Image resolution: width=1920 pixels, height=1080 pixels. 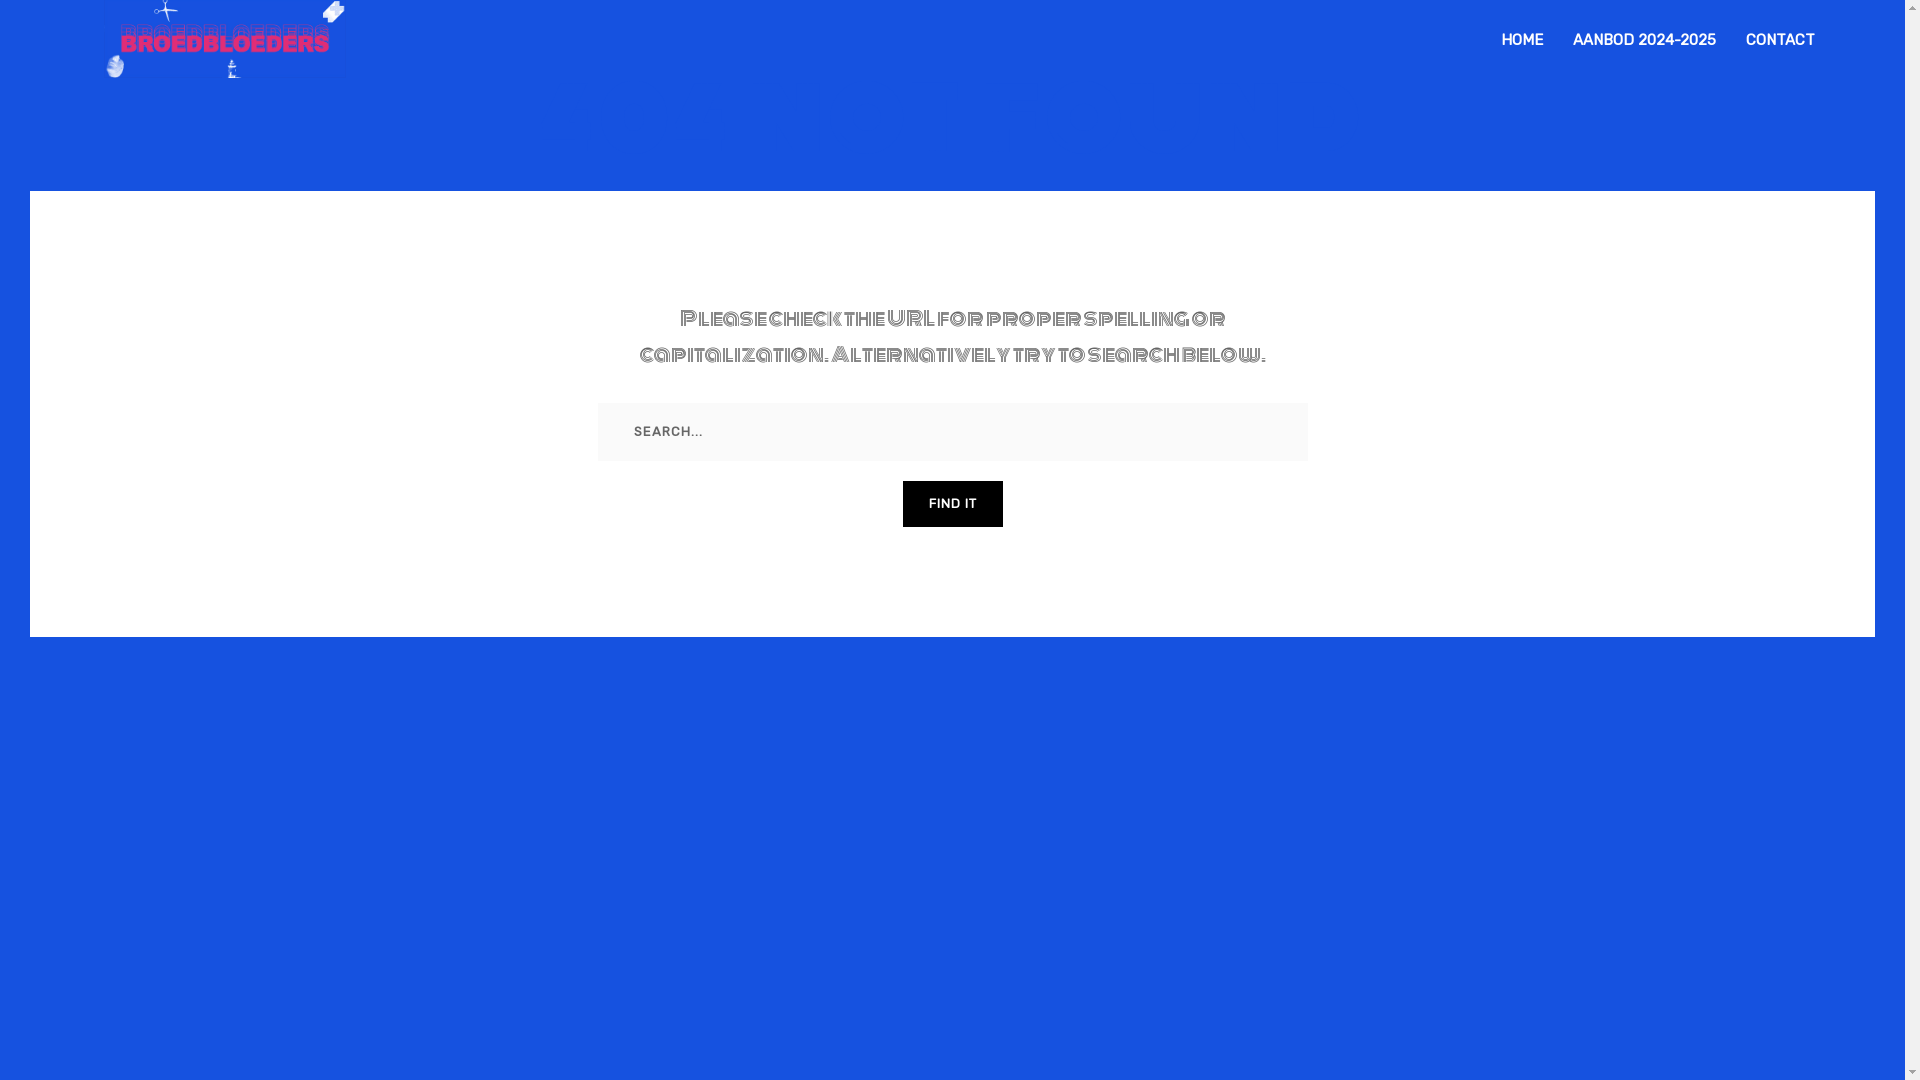 What do you see at coordinates (1520, 39) in the screenshot?
I see `'HOME'` at bounding box center [1520, 39].